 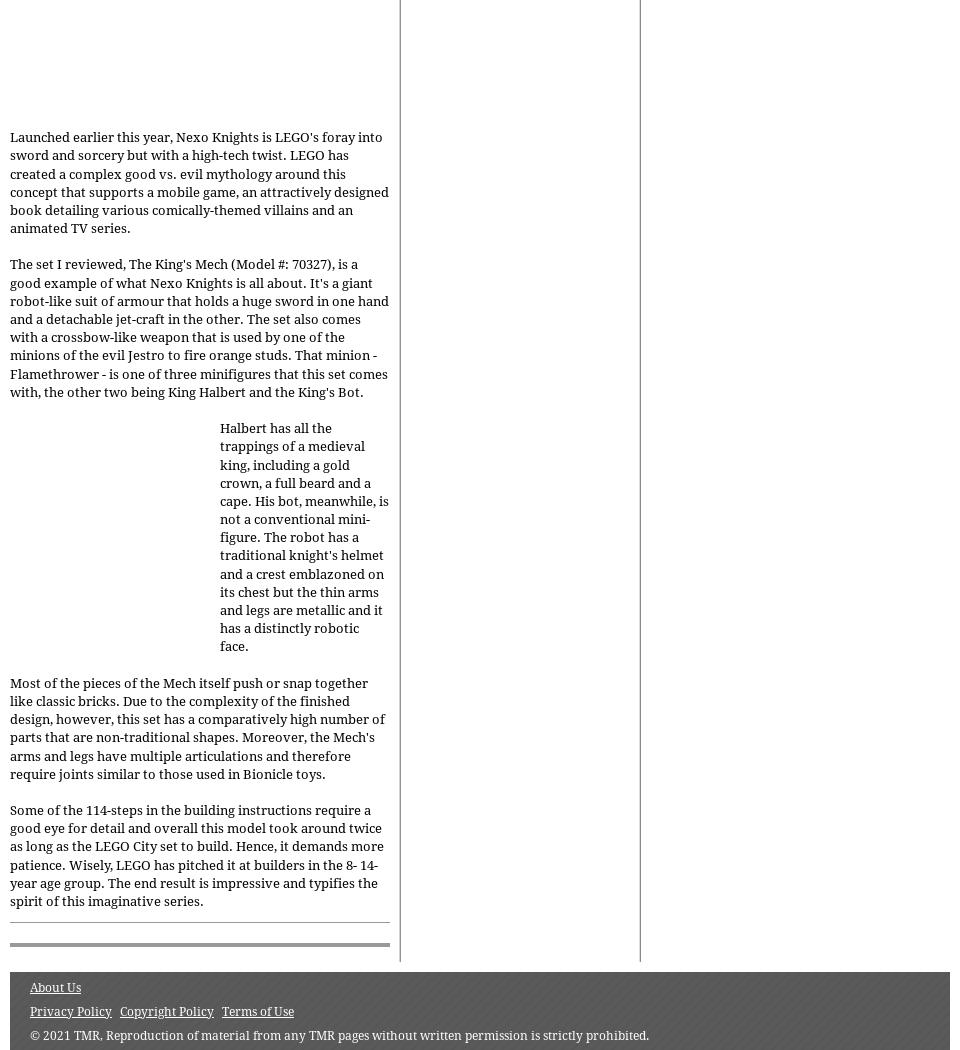 I want to click on 'Halbert has all the trappings of a medieval king, including a gold crown, a full beard and a cape. His bot, meanwhile, is not a conventional mini-figure. The robot has a traditional knight's helmet and a crest emblazoned on its chest but the thin arms and legs are metallic and it has a distinctly robotic face.', so click(x=304, y=537).